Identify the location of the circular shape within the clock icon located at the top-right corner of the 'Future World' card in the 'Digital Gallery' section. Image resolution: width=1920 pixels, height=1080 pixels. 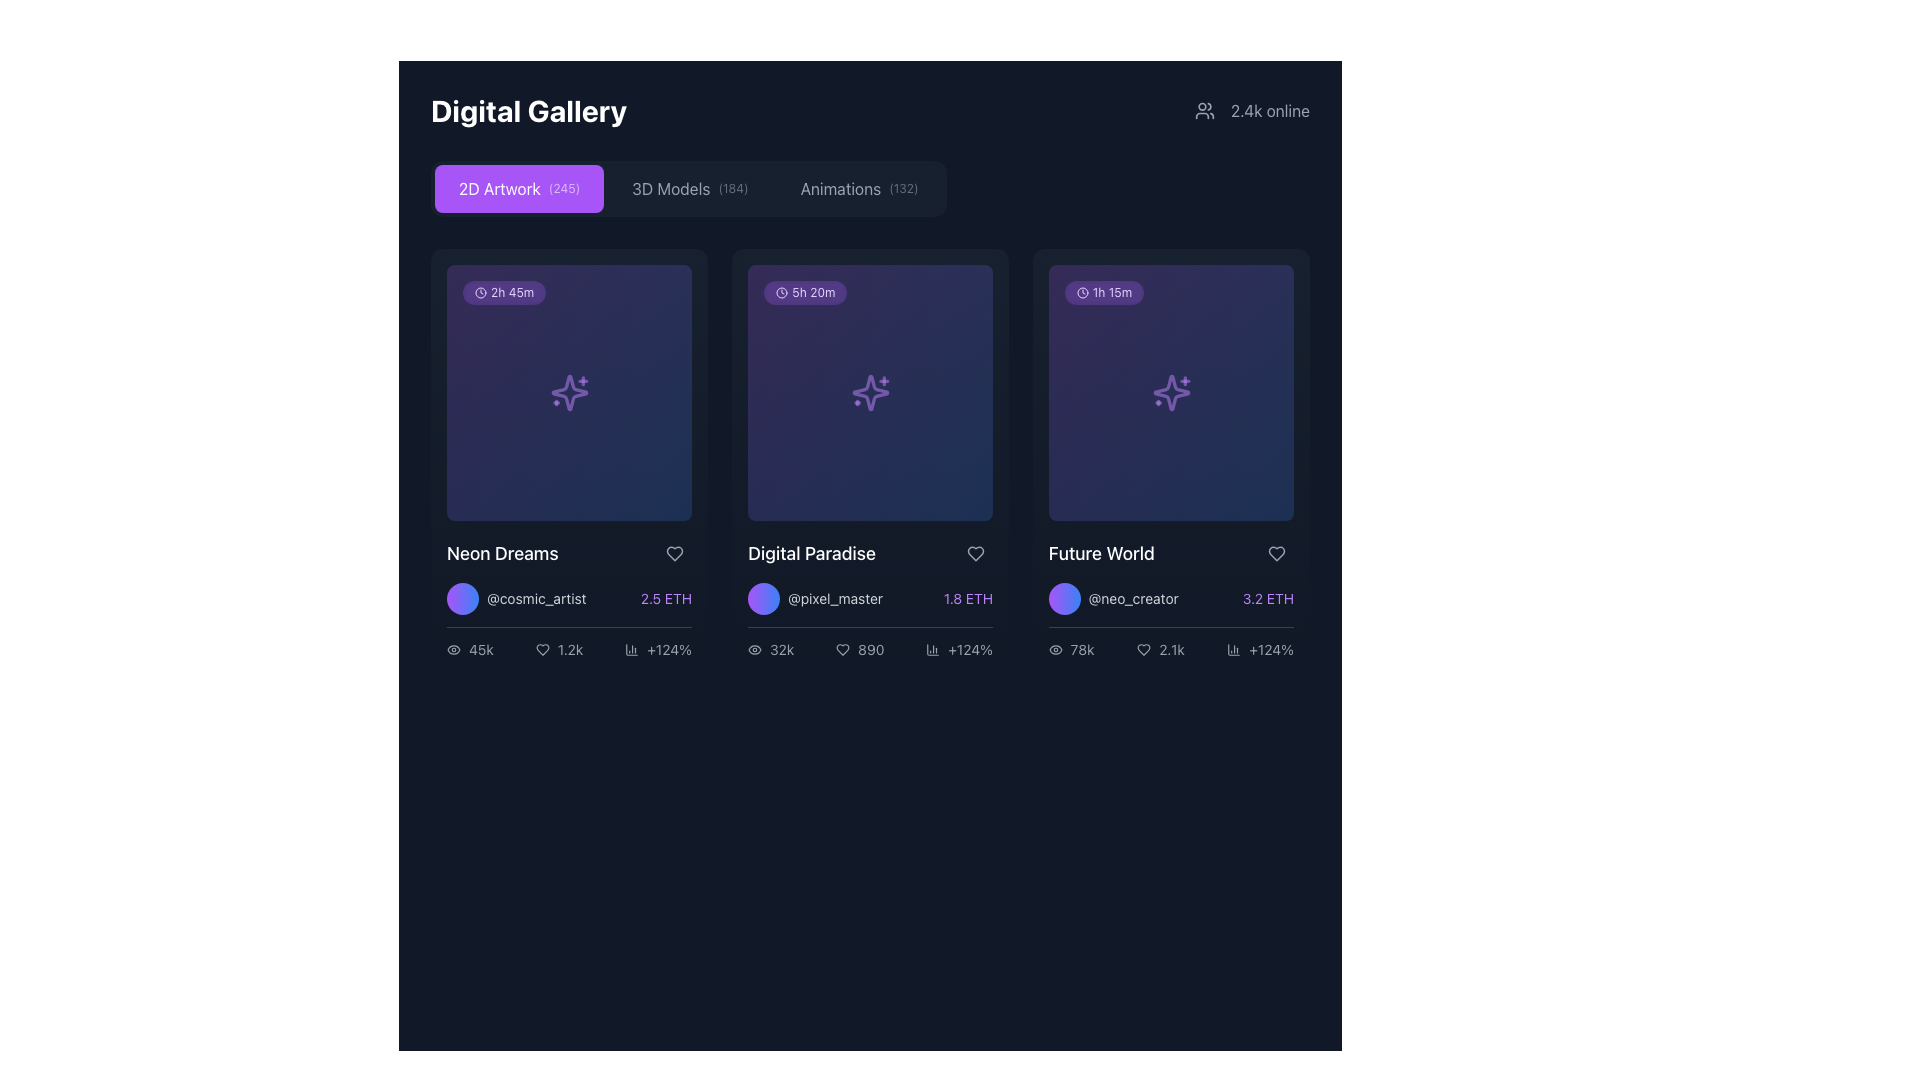
(1082, 293).